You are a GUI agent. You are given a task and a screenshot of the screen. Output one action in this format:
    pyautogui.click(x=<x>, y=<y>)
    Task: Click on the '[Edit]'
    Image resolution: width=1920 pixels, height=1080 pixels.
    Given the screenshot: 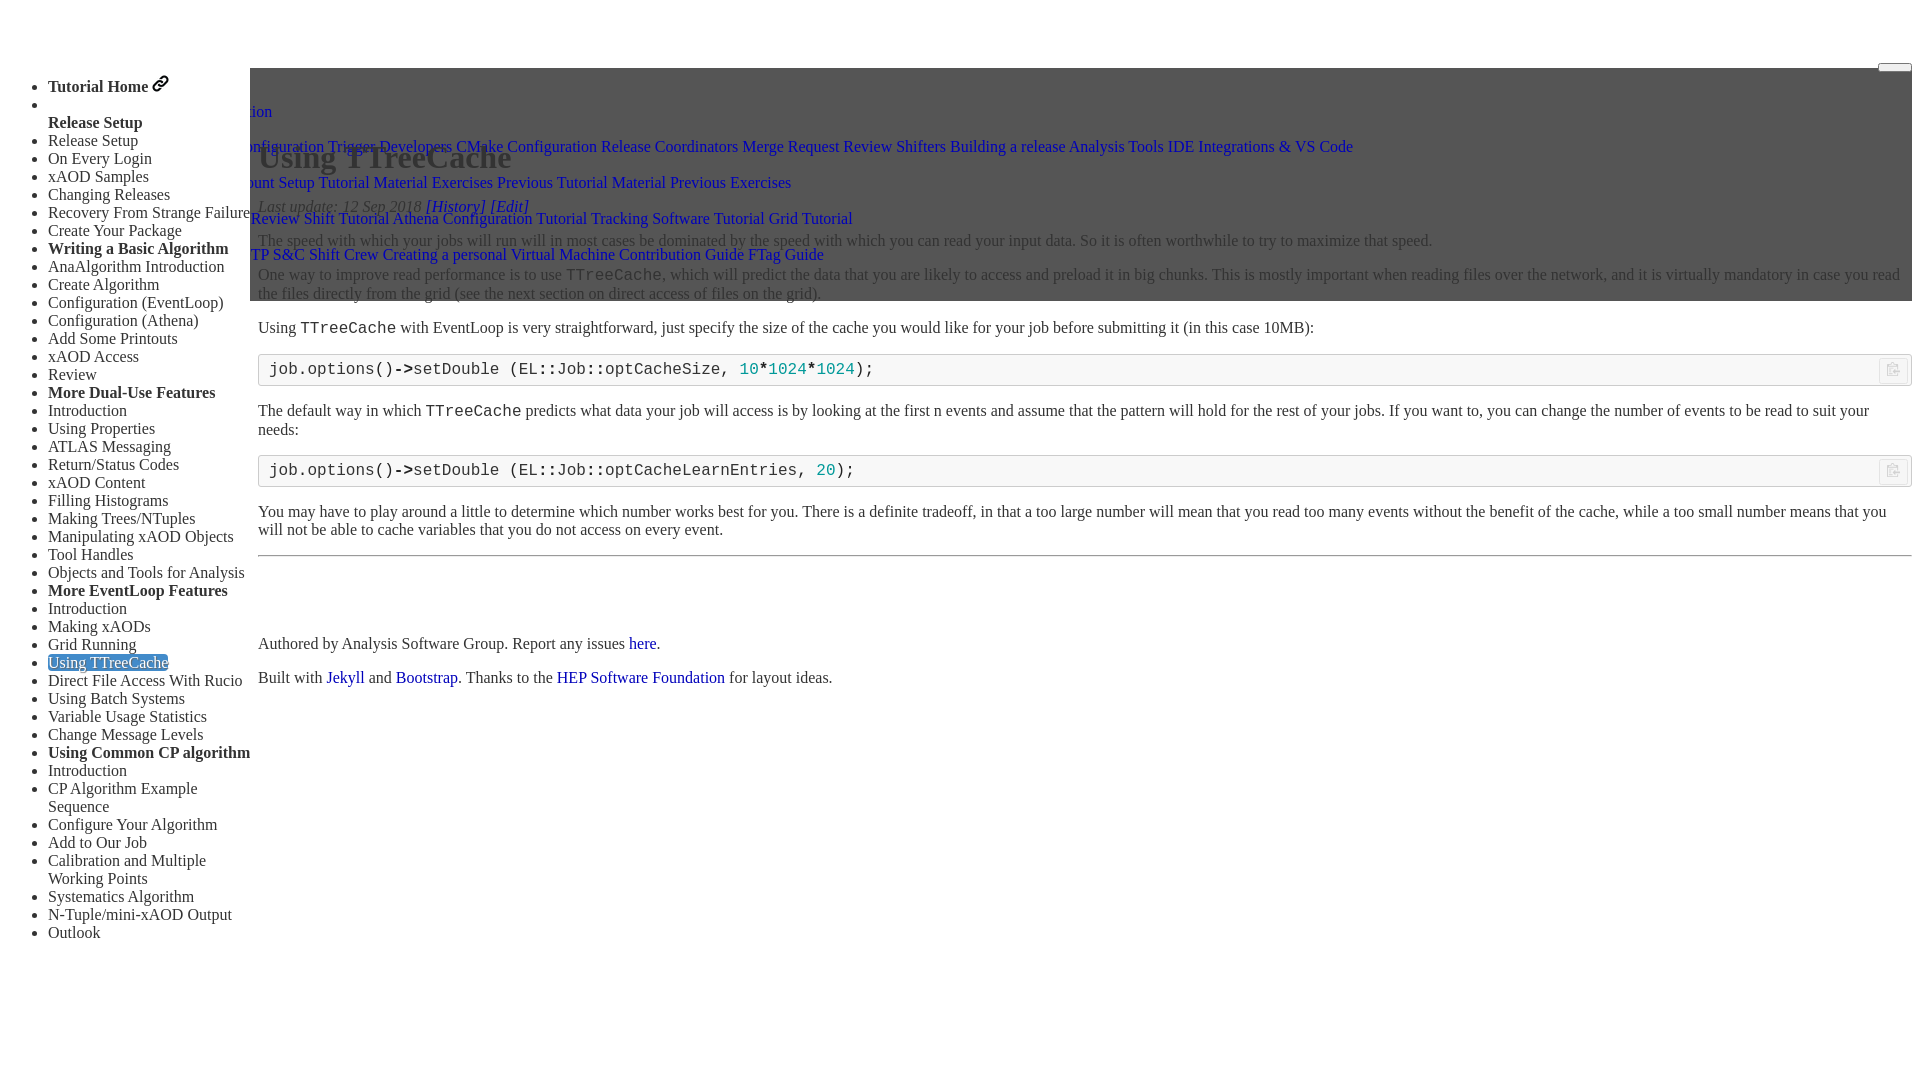 What is the action you would take?
    pyautogui.click(x=509, y=206)
    